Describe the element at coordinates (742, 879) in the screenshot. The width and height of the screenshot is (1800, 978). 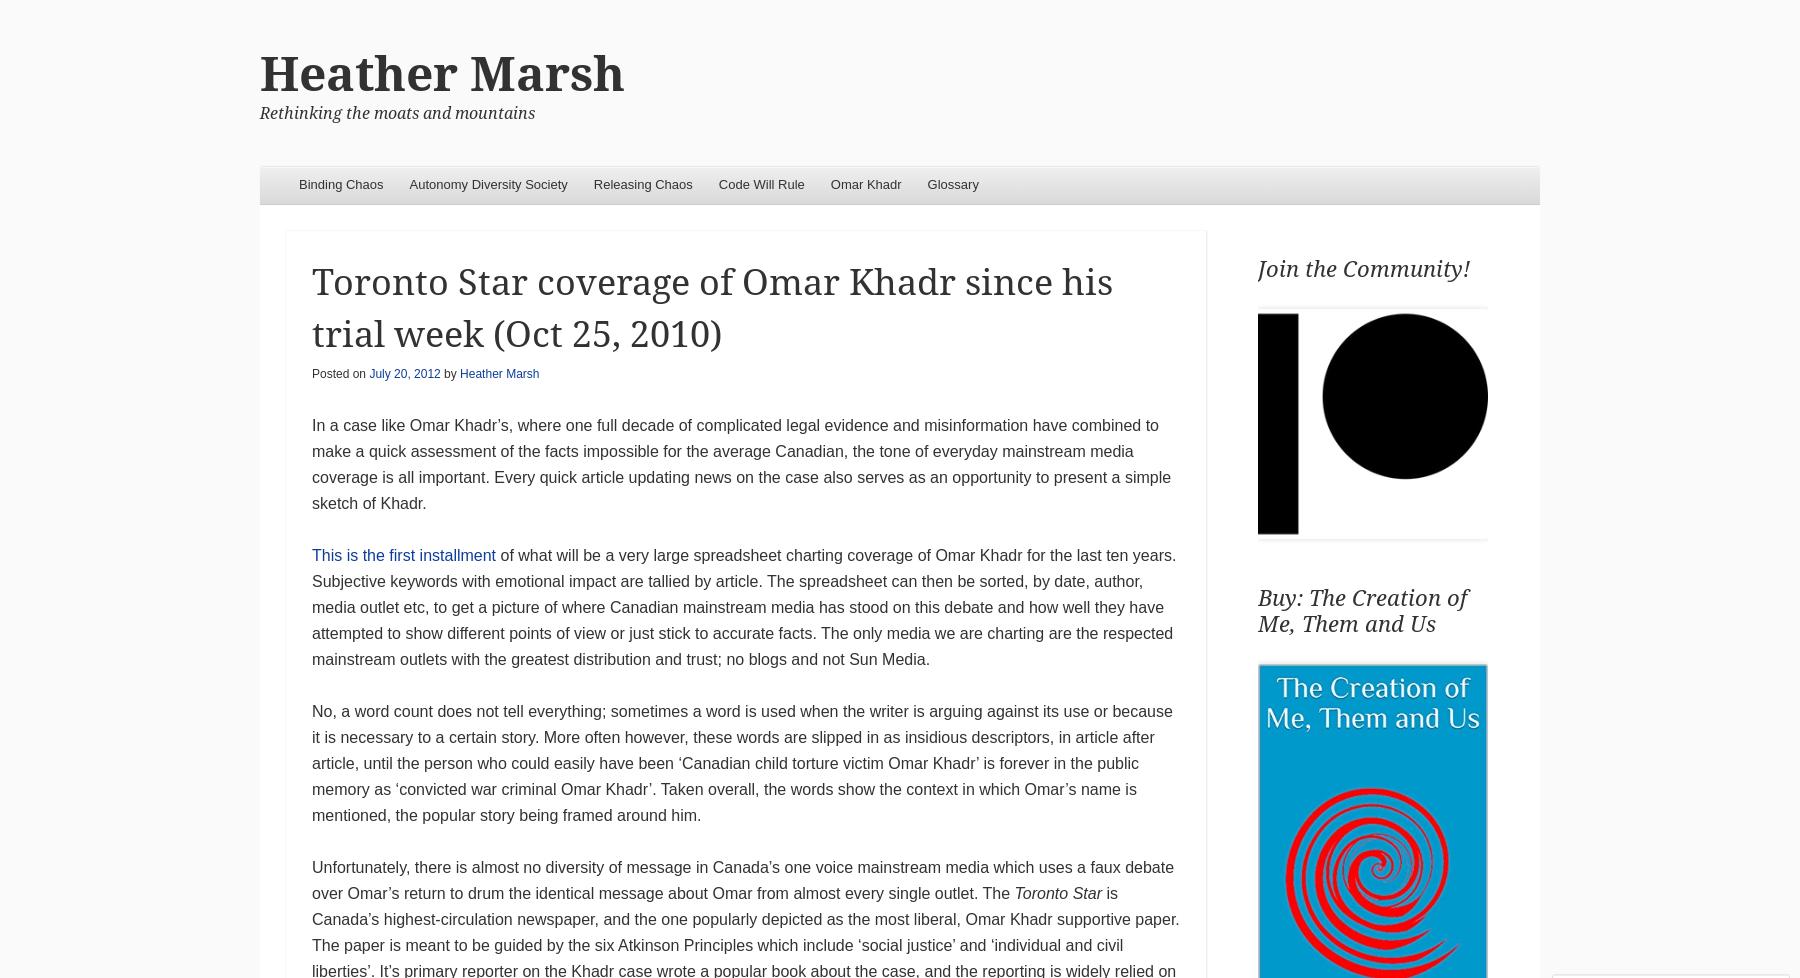
I see `'Unfortunately, there is almost no diversity of message in Canada’s one voice mainstream media which uses a faux debate over Omar’s return to drum the identical message about Omar from almost every single outlet. The'` at that location.